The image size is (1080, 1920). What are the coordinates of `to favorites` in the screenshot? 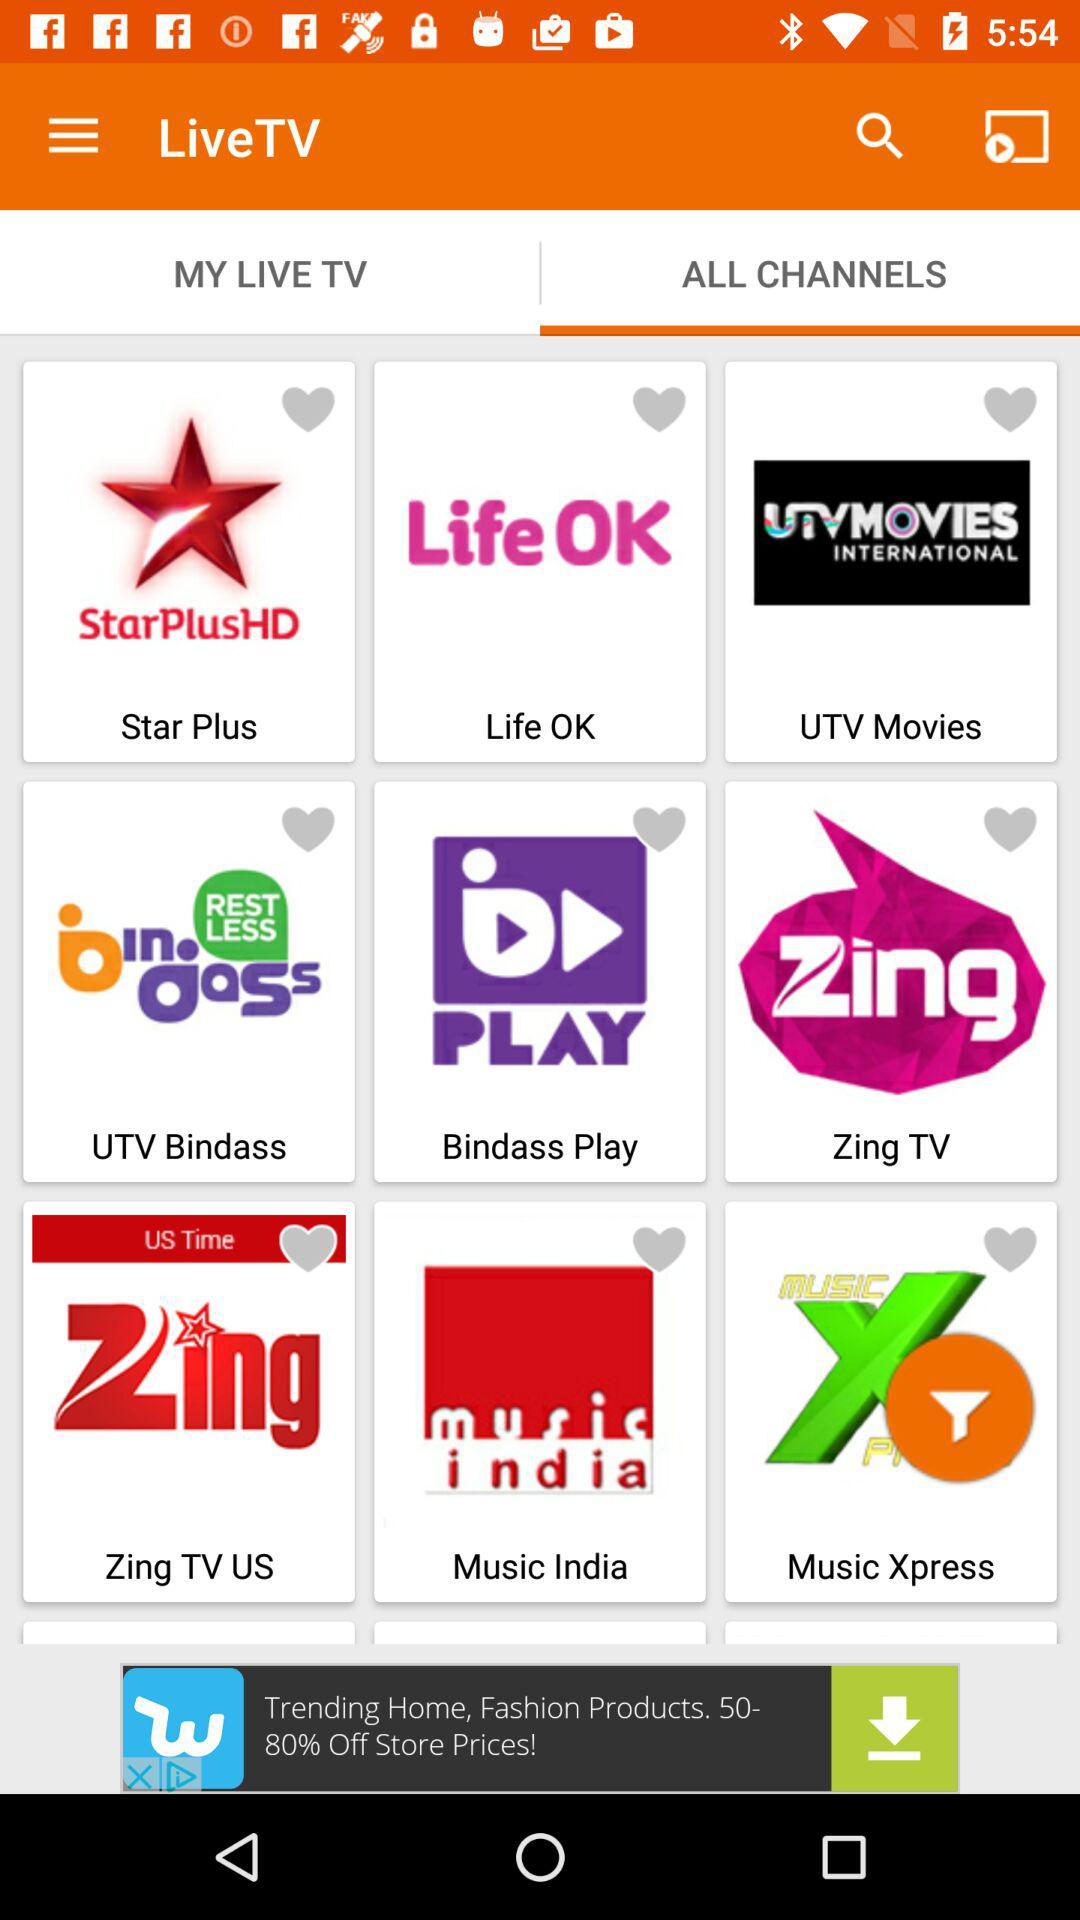 It's located at (1010, 1247).